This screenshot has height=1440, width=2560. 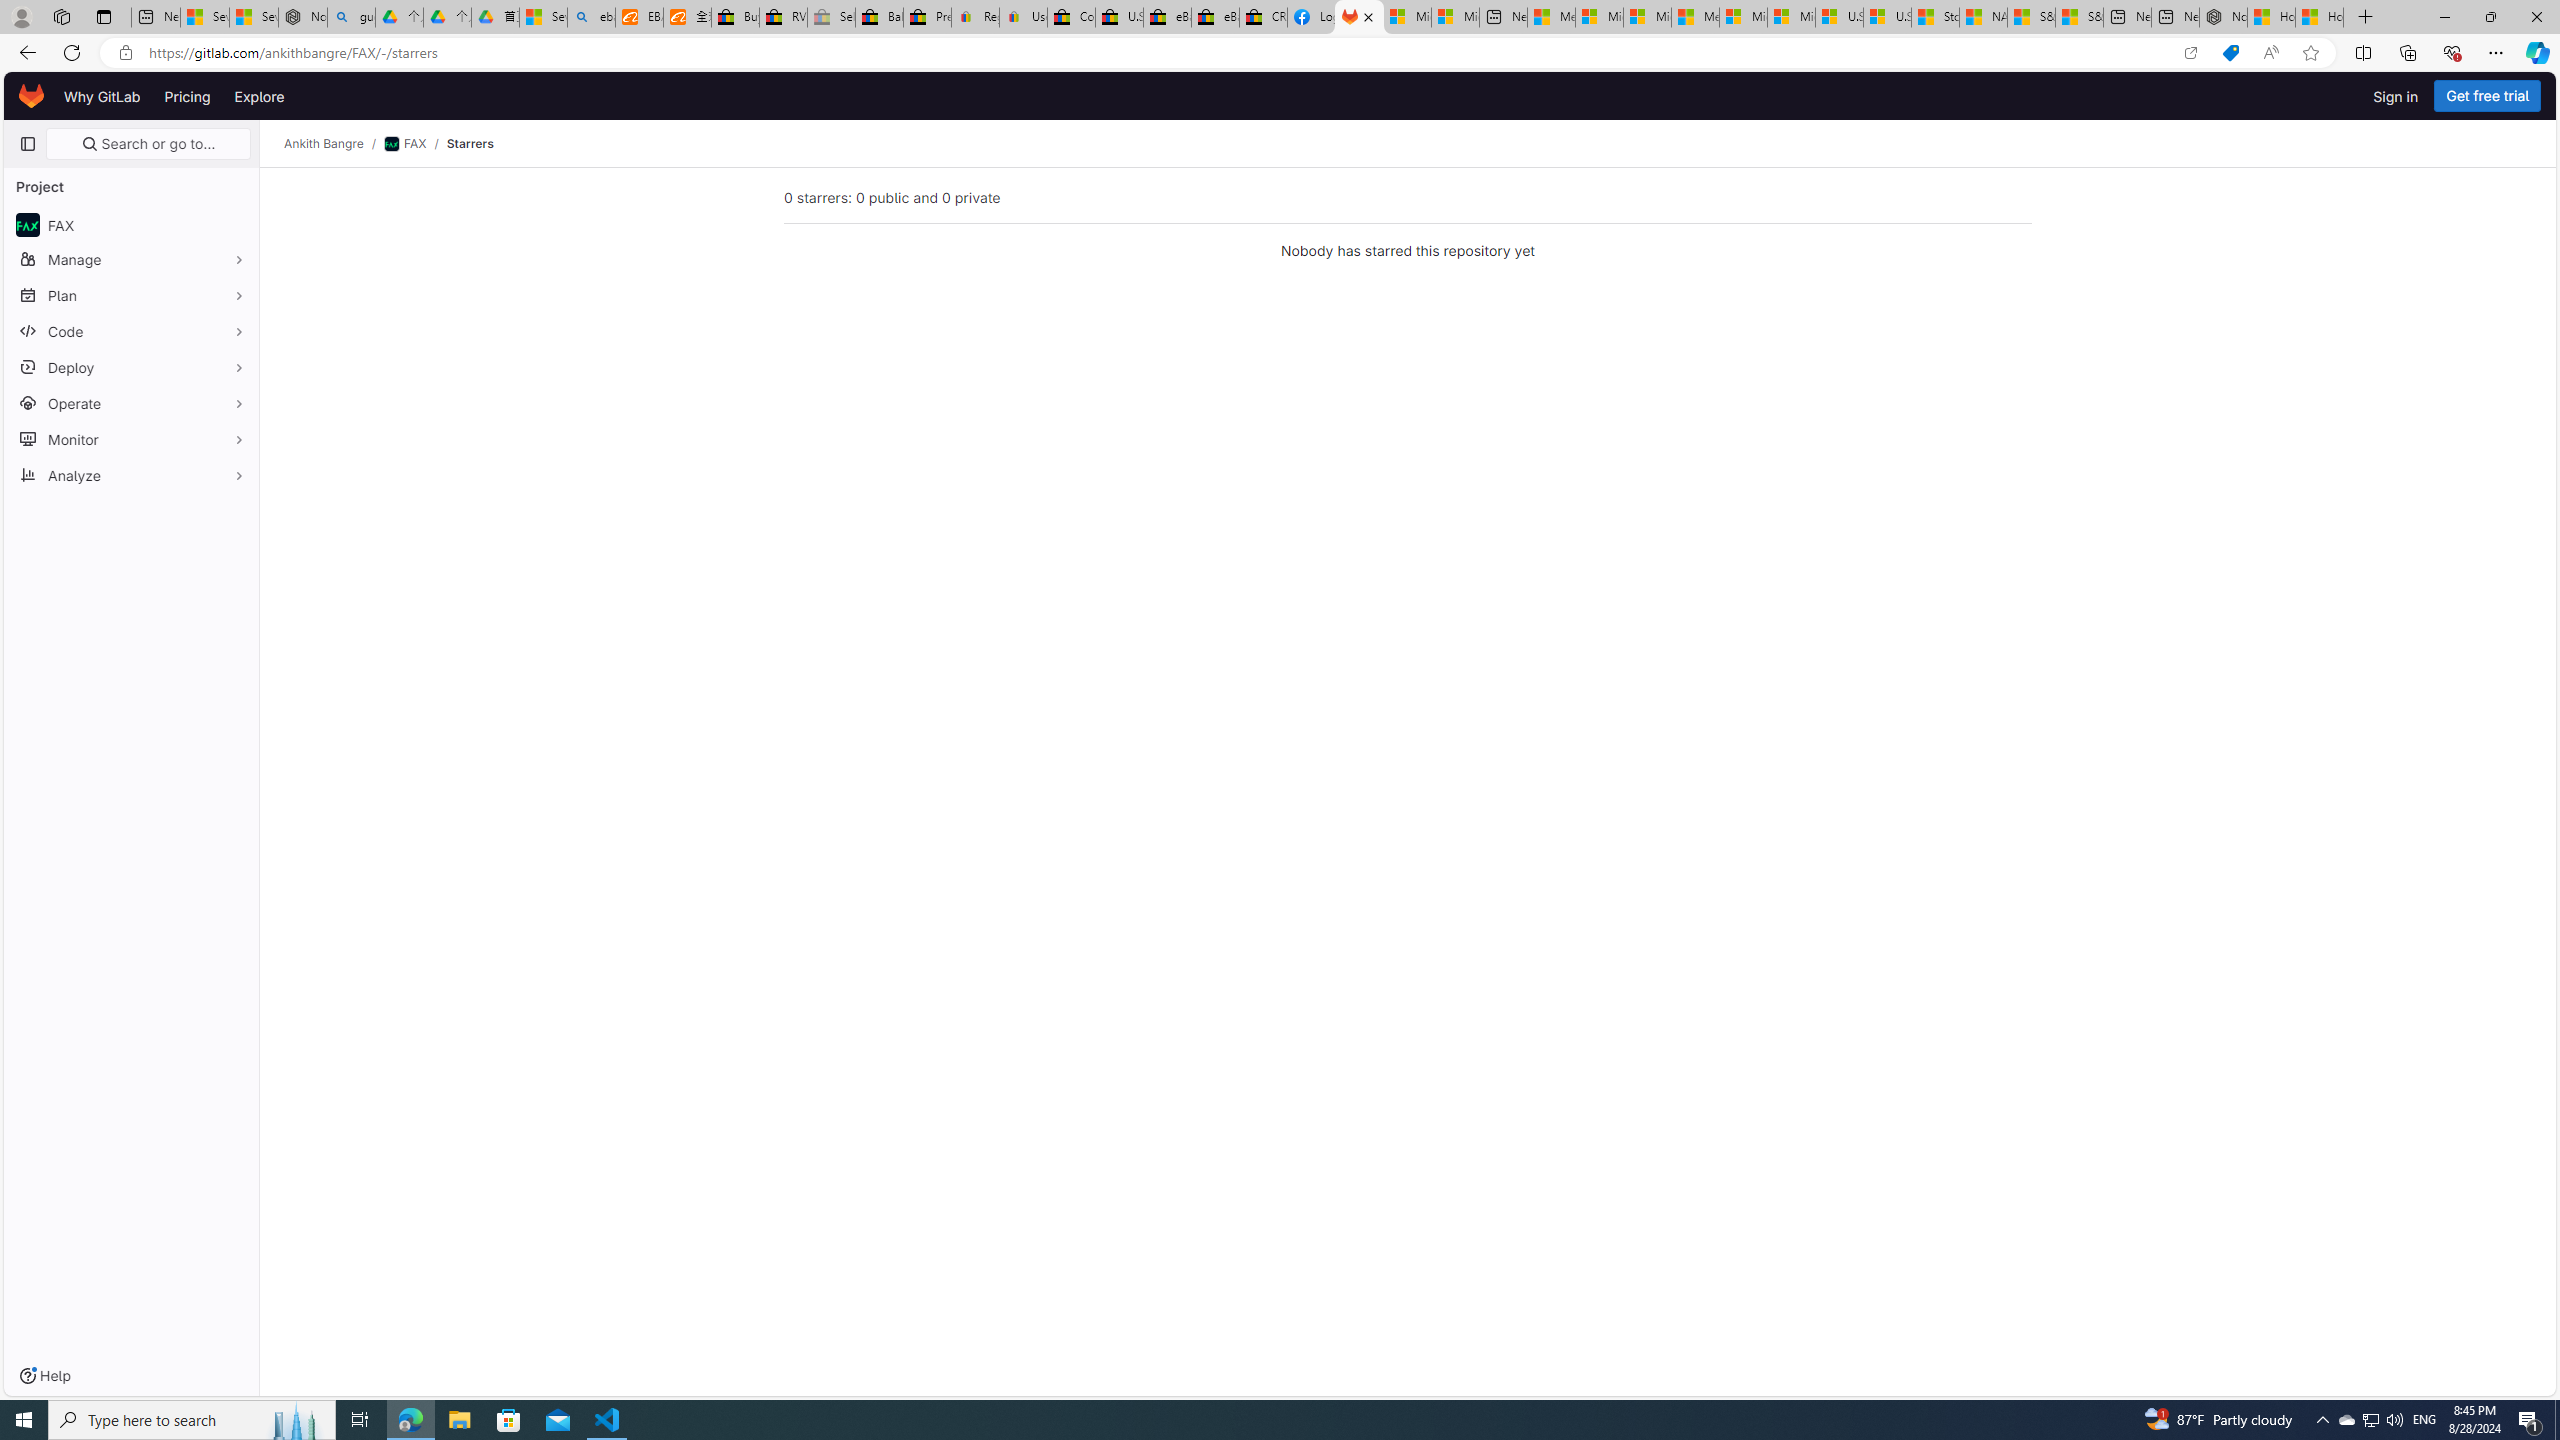 I want to click on 'How to Use a Monitor With Your Closed Laptop', so click(x=2319, y=16).